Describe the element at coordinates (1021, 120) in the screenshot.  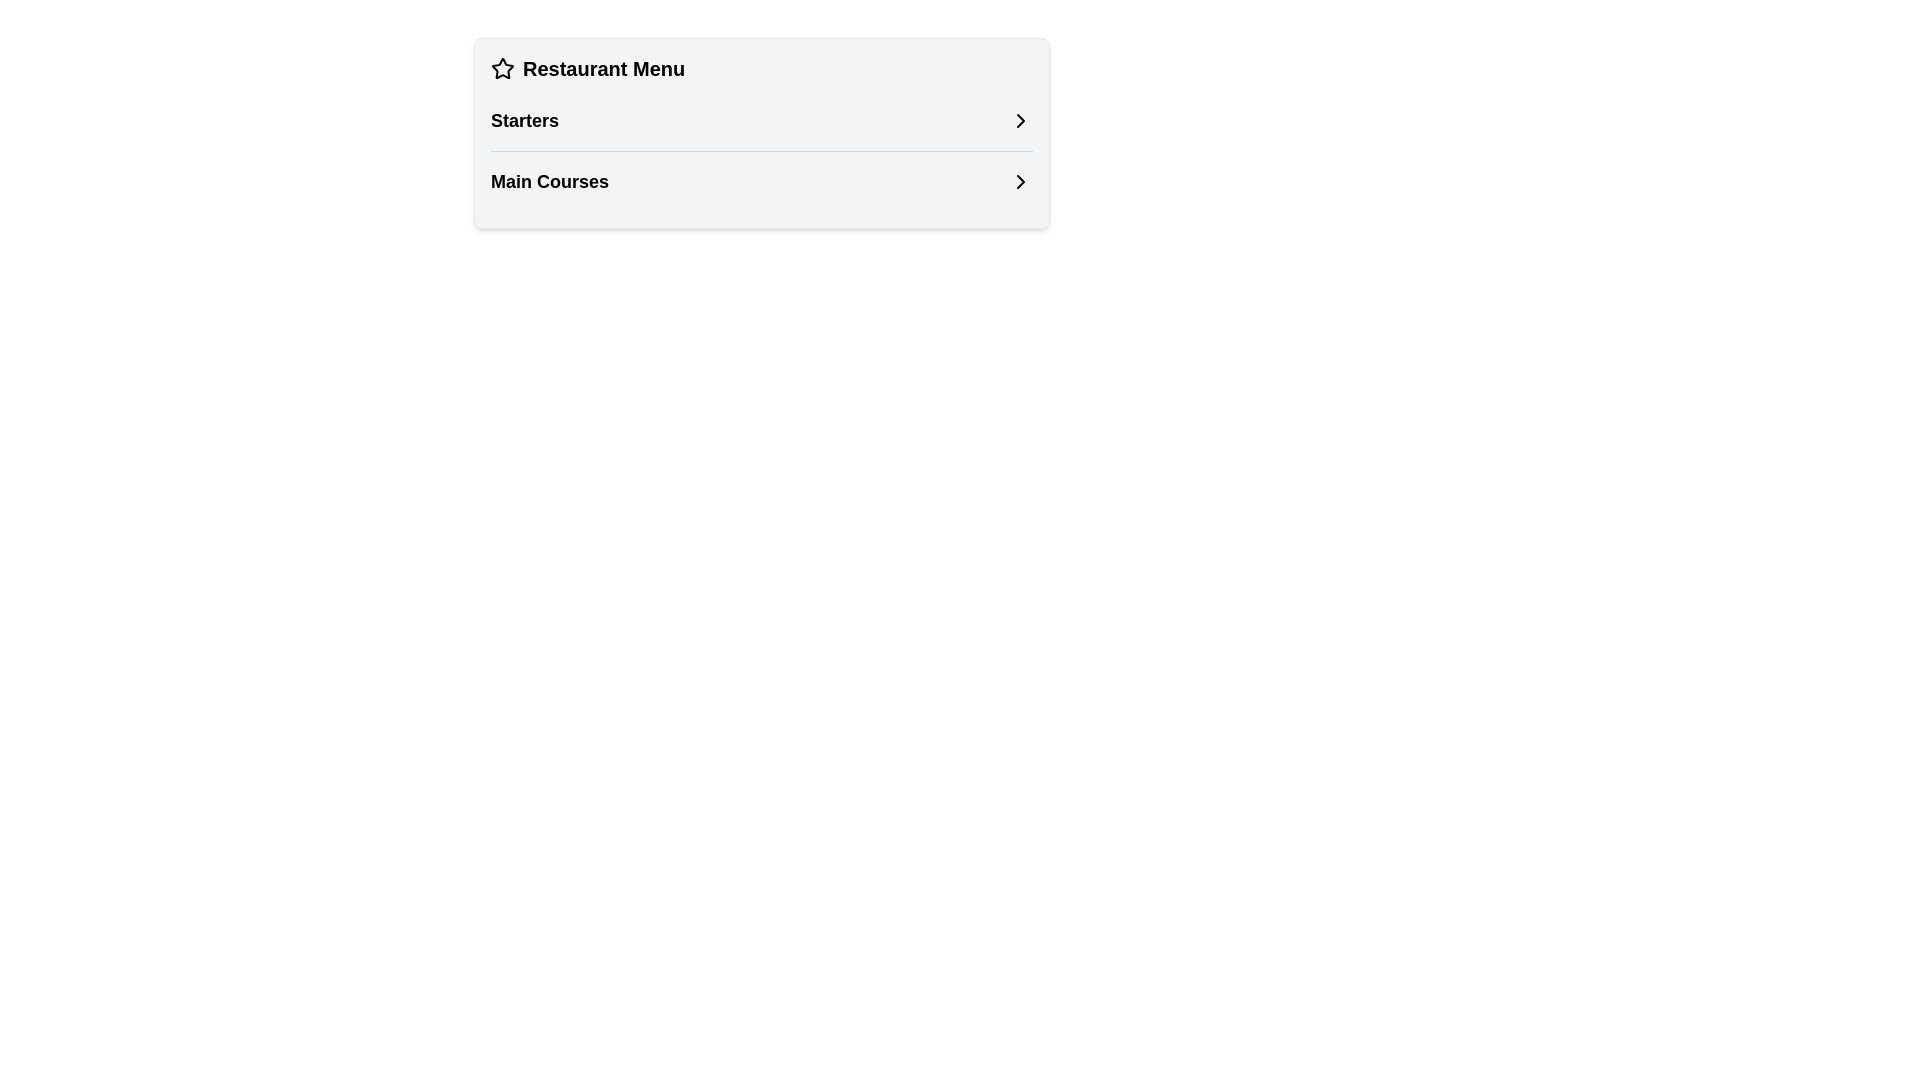
I see `the icon located in the top-right corner of the 'Restaurant Menu' menu item` at that location.